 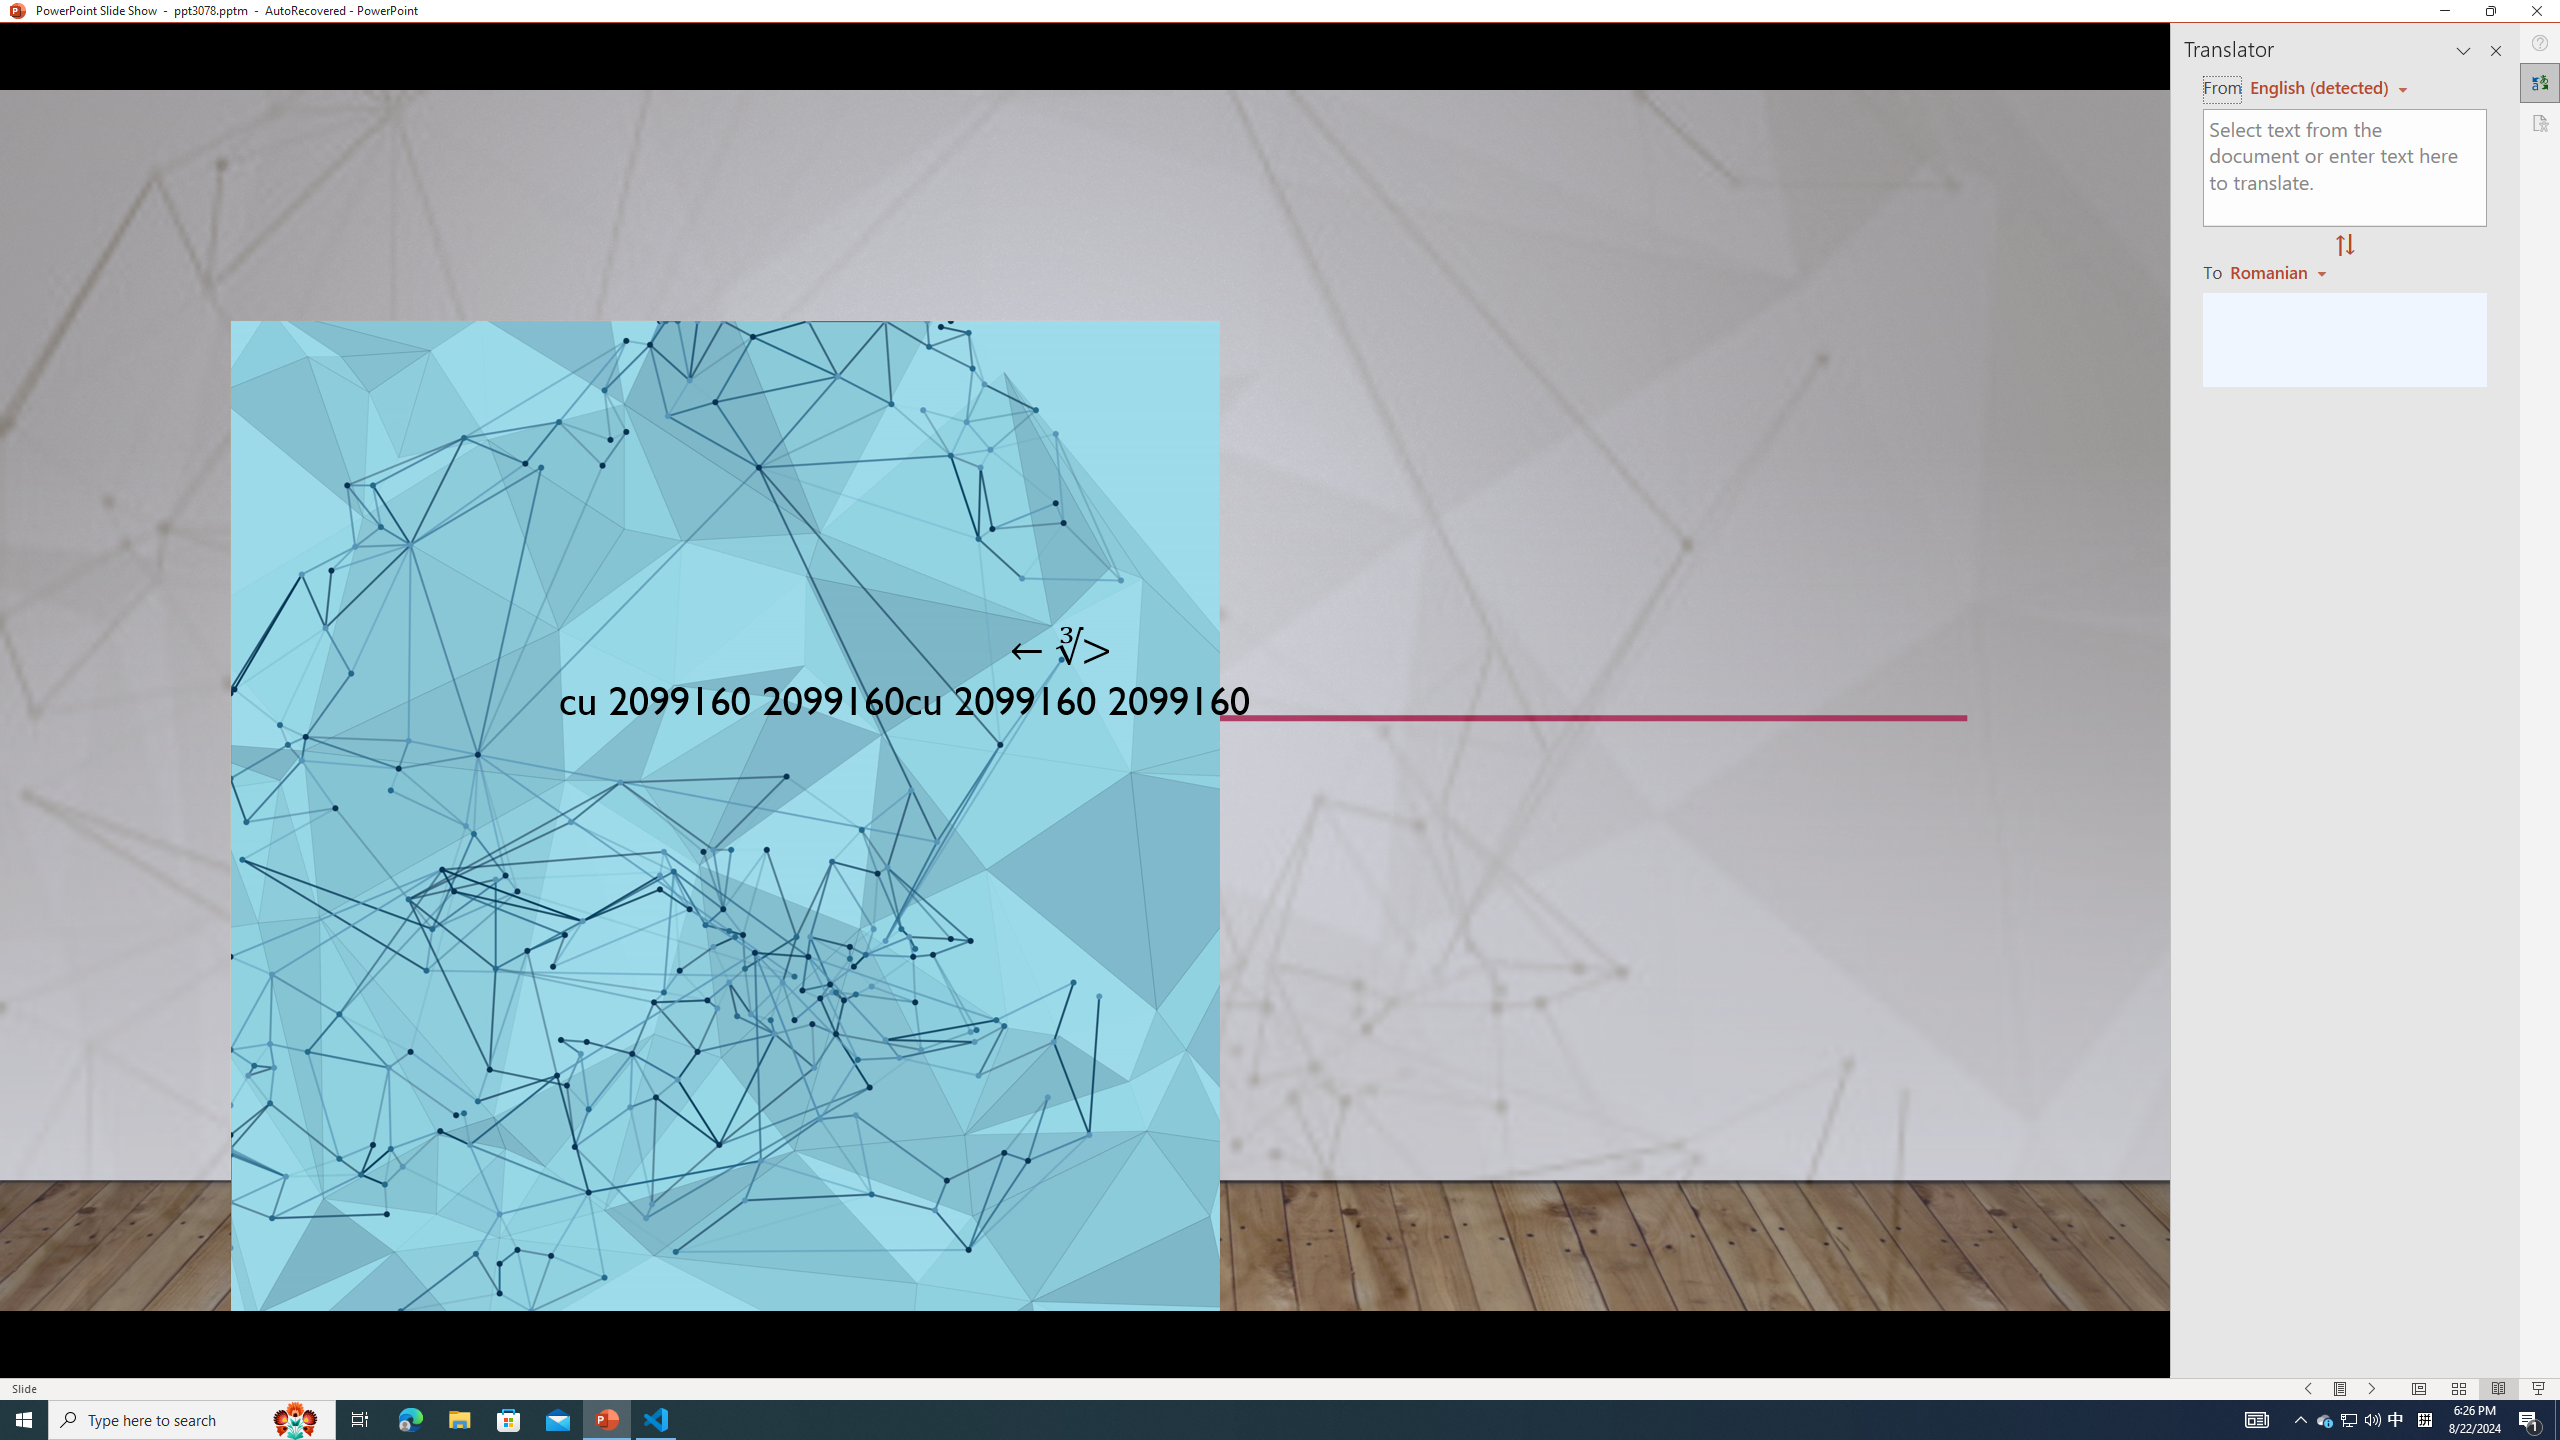 I want to click on 'Swap "from" and "to" languages.', so click(x=2343, y=245).